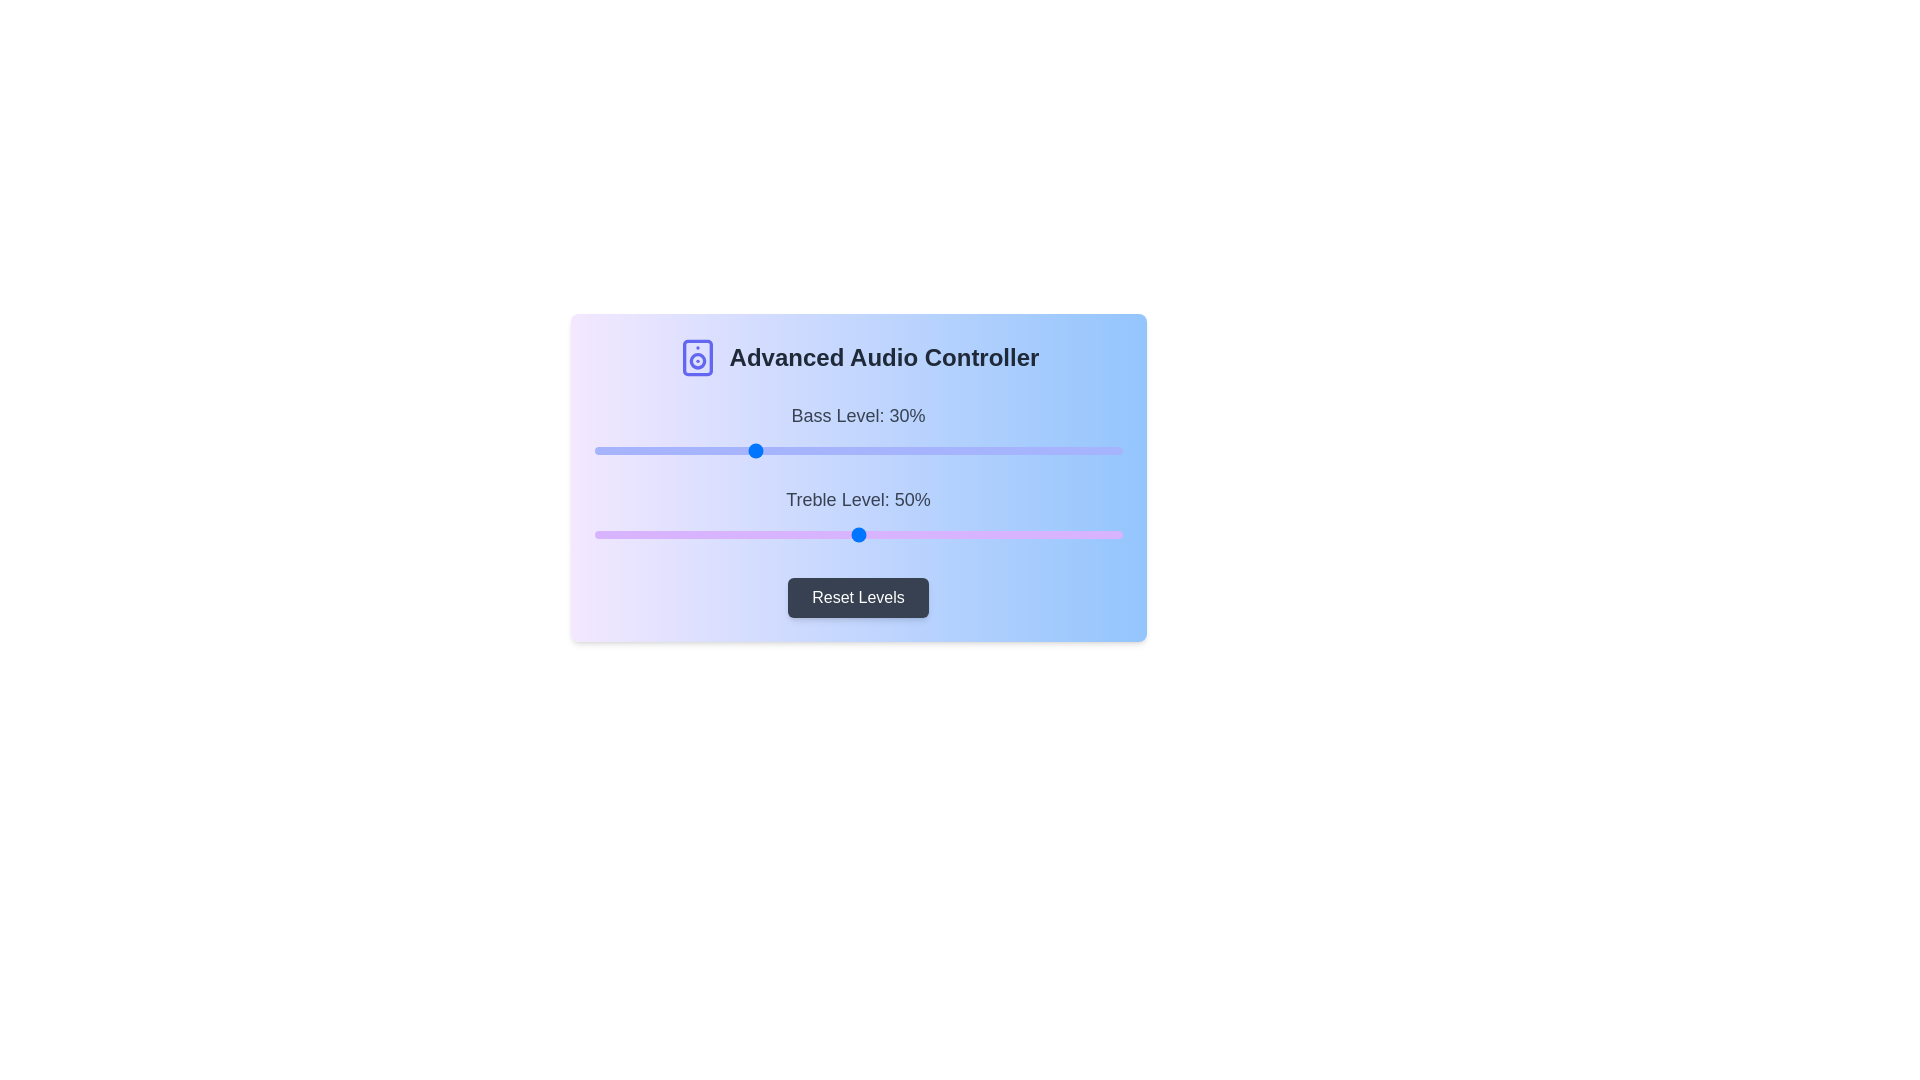 This screenshot has width=1920, height=1080. Describe the element at coordinates (811, 451) in the screenshot. I see `the 0 slider to 41%` at that location.